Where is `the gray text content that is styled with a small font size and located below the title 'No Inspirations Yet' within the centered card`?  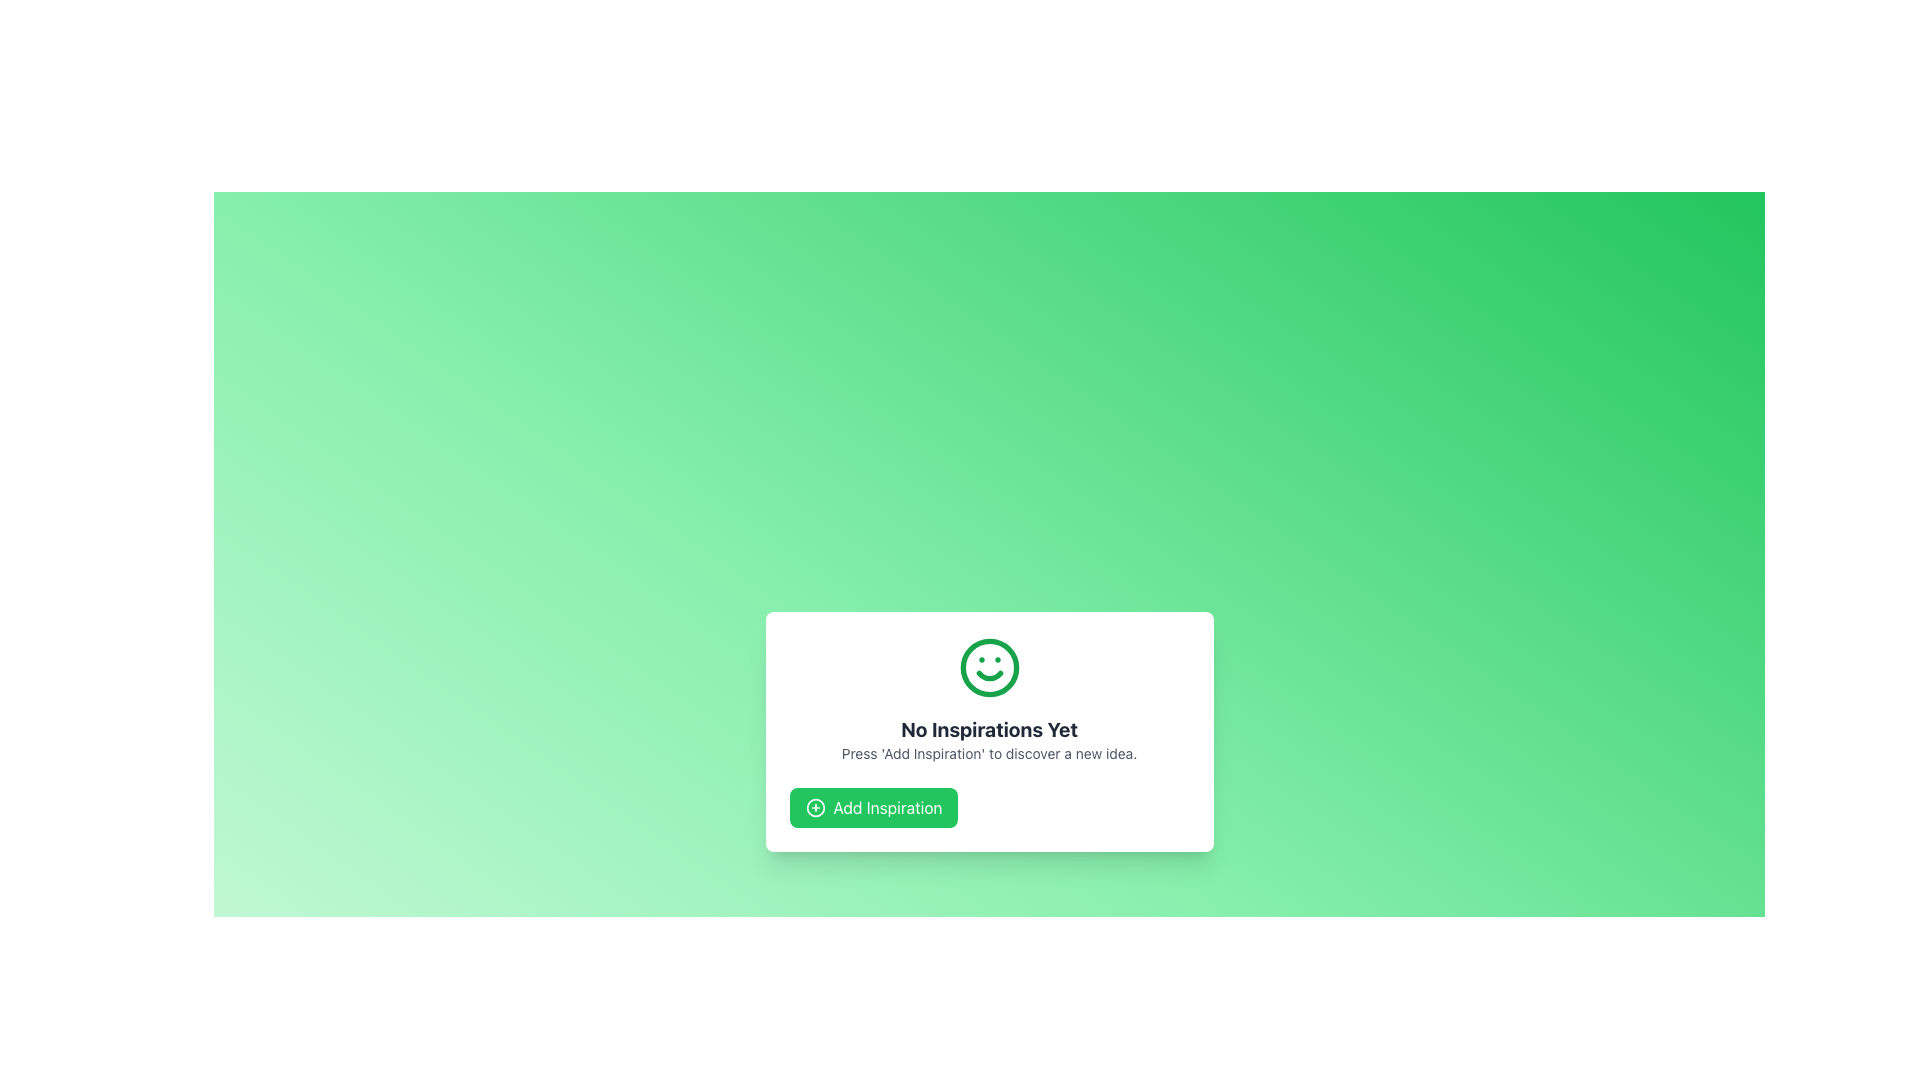
the gray text content that is styled with a small font size and located below the title 'No Inspirations Yet' within the centered card is located at coordinates (989, 753).